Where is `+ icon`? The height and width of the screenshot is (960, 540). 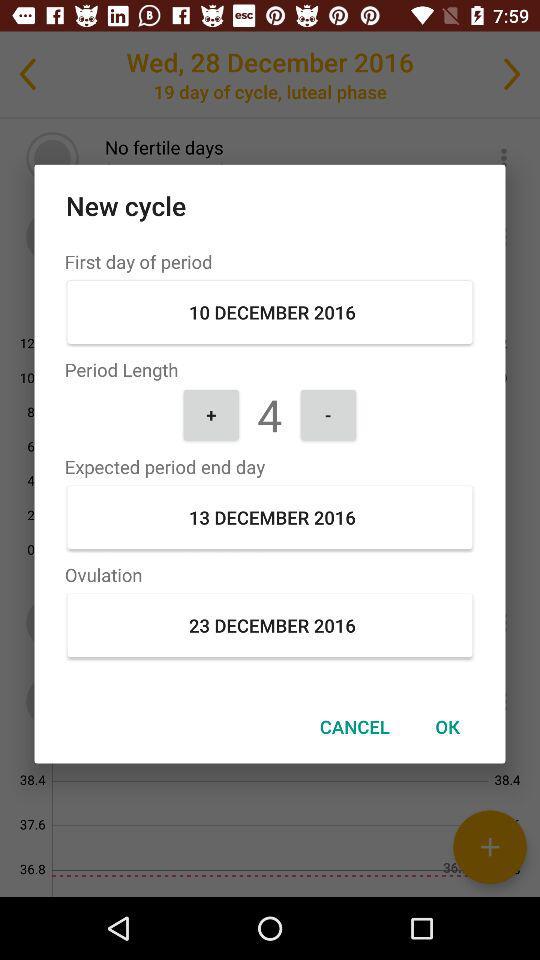 + icon is located at coordinates (210, 413).